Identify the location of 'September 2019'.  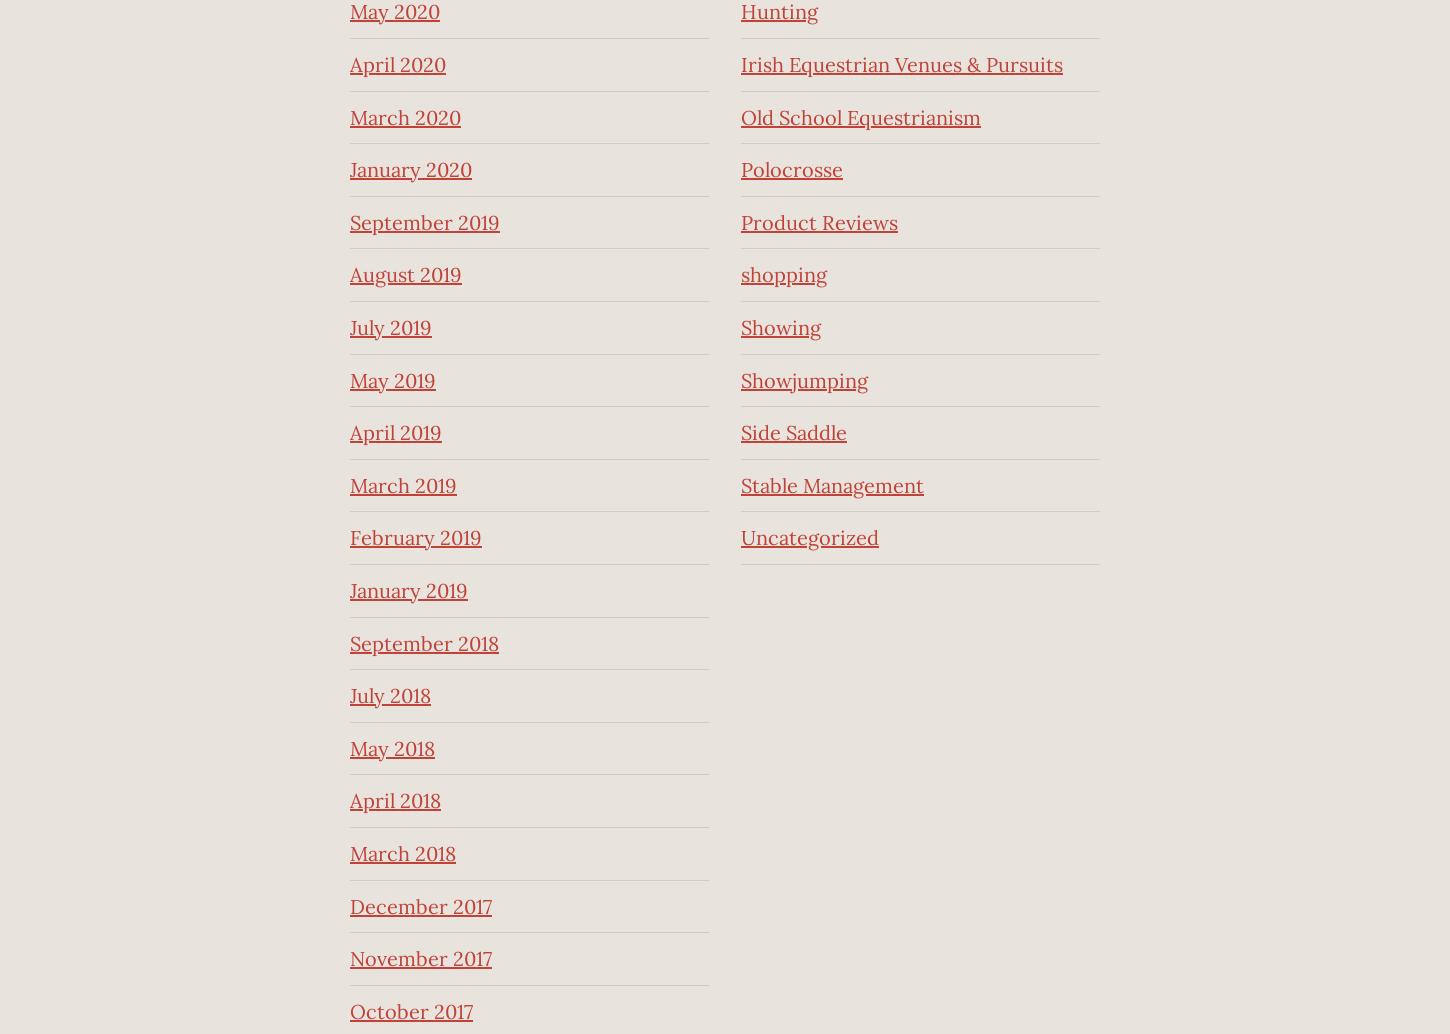
(423, 221).